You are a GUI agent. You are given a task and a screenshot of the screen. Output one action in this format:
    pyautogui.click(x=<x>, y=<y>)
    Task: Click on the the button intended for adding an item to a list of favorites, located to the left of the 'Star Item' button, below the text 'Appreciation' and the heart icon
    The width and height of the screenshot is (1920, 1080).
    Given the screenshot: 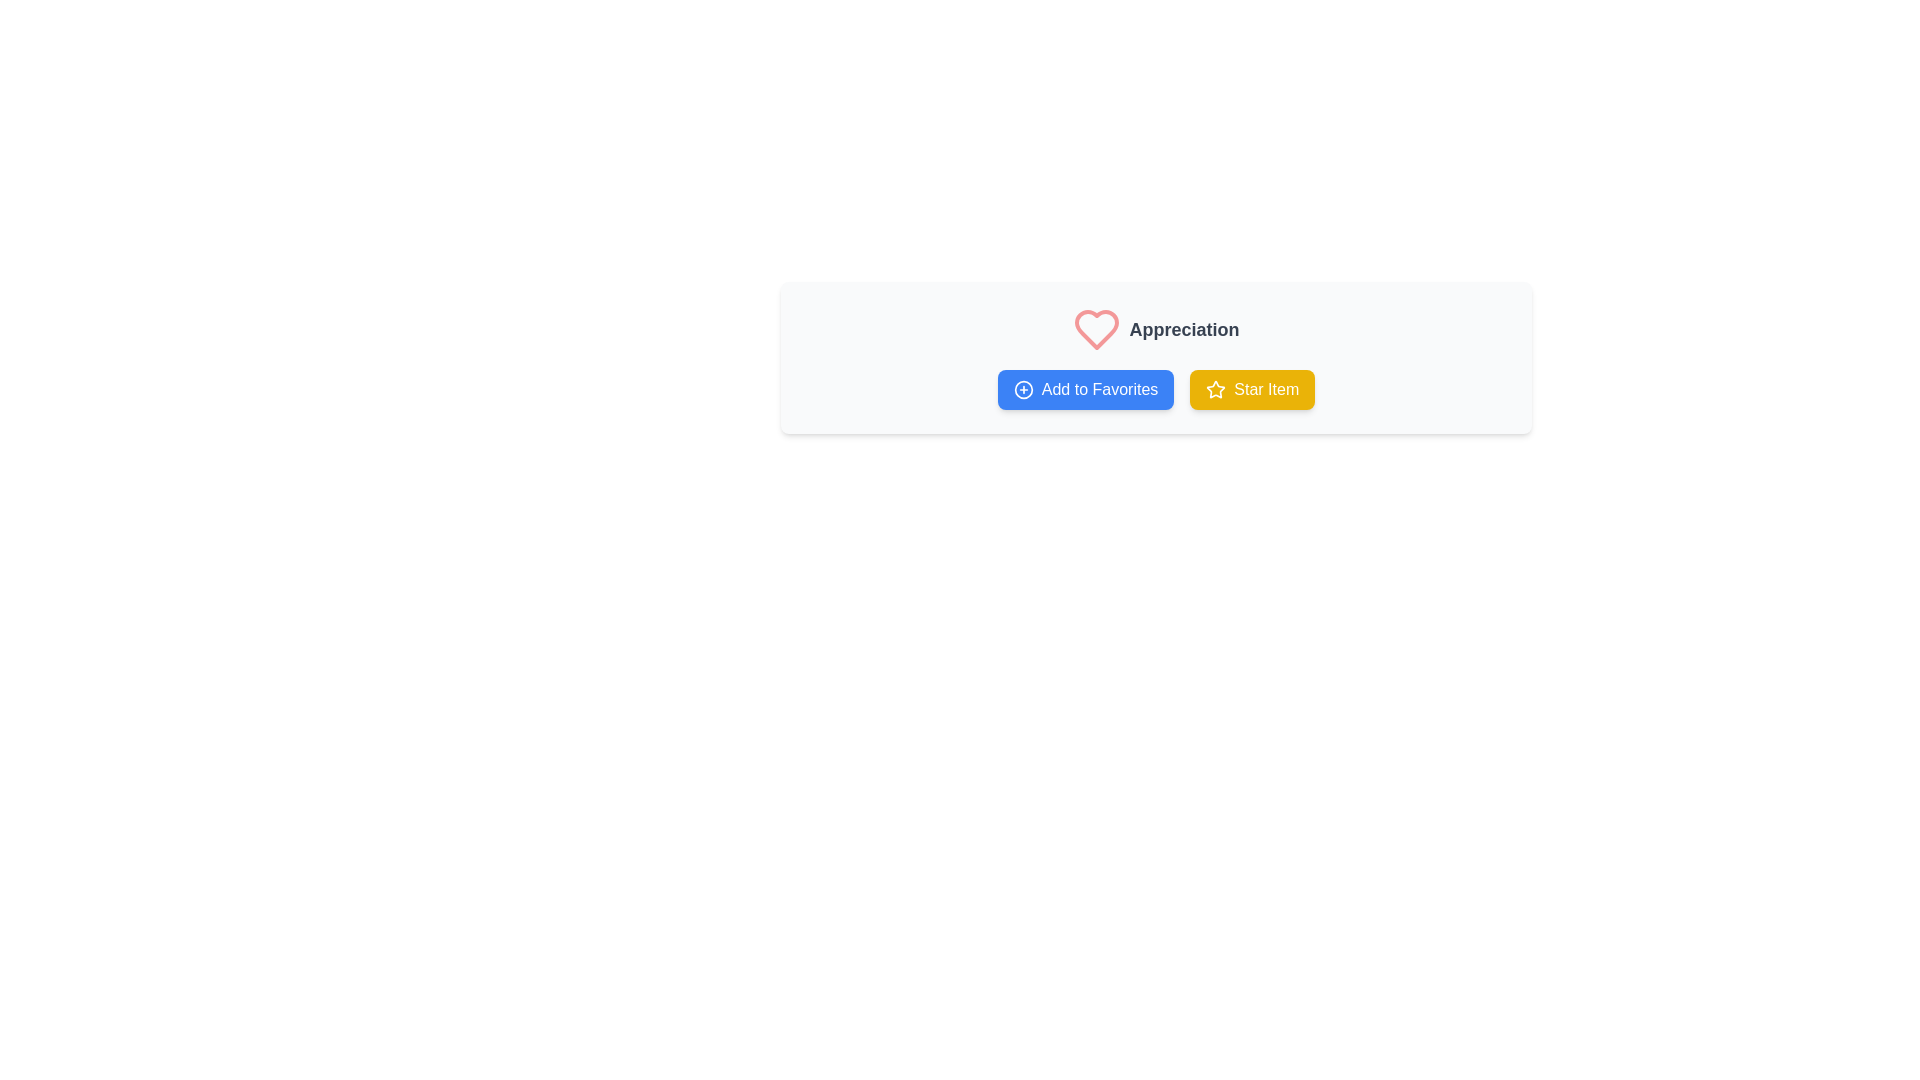 What is the action you would take?
    pyautogui.click(x=1085, y=389)
    